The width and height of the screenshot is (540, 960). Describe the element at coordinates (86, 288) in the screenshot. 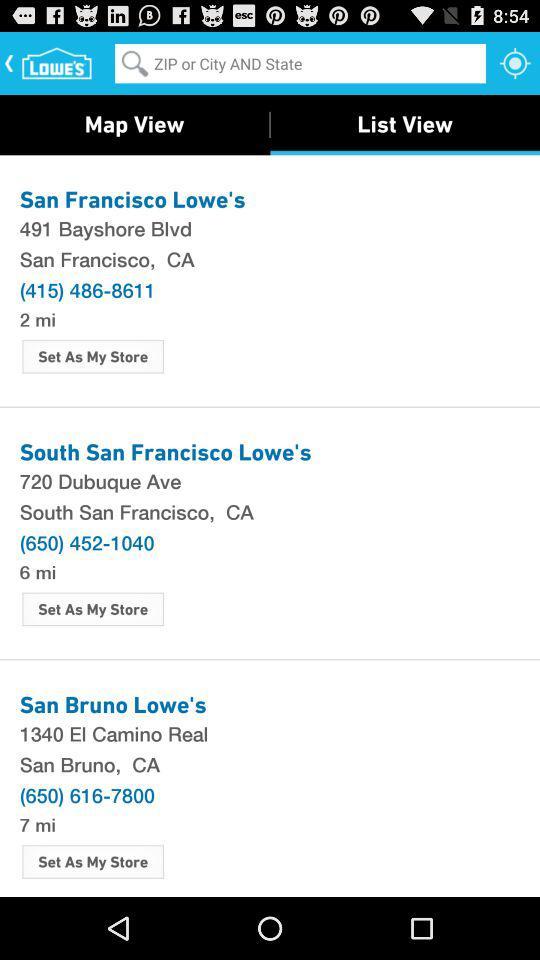

I see `item below the san francisco,  ca` at that location.